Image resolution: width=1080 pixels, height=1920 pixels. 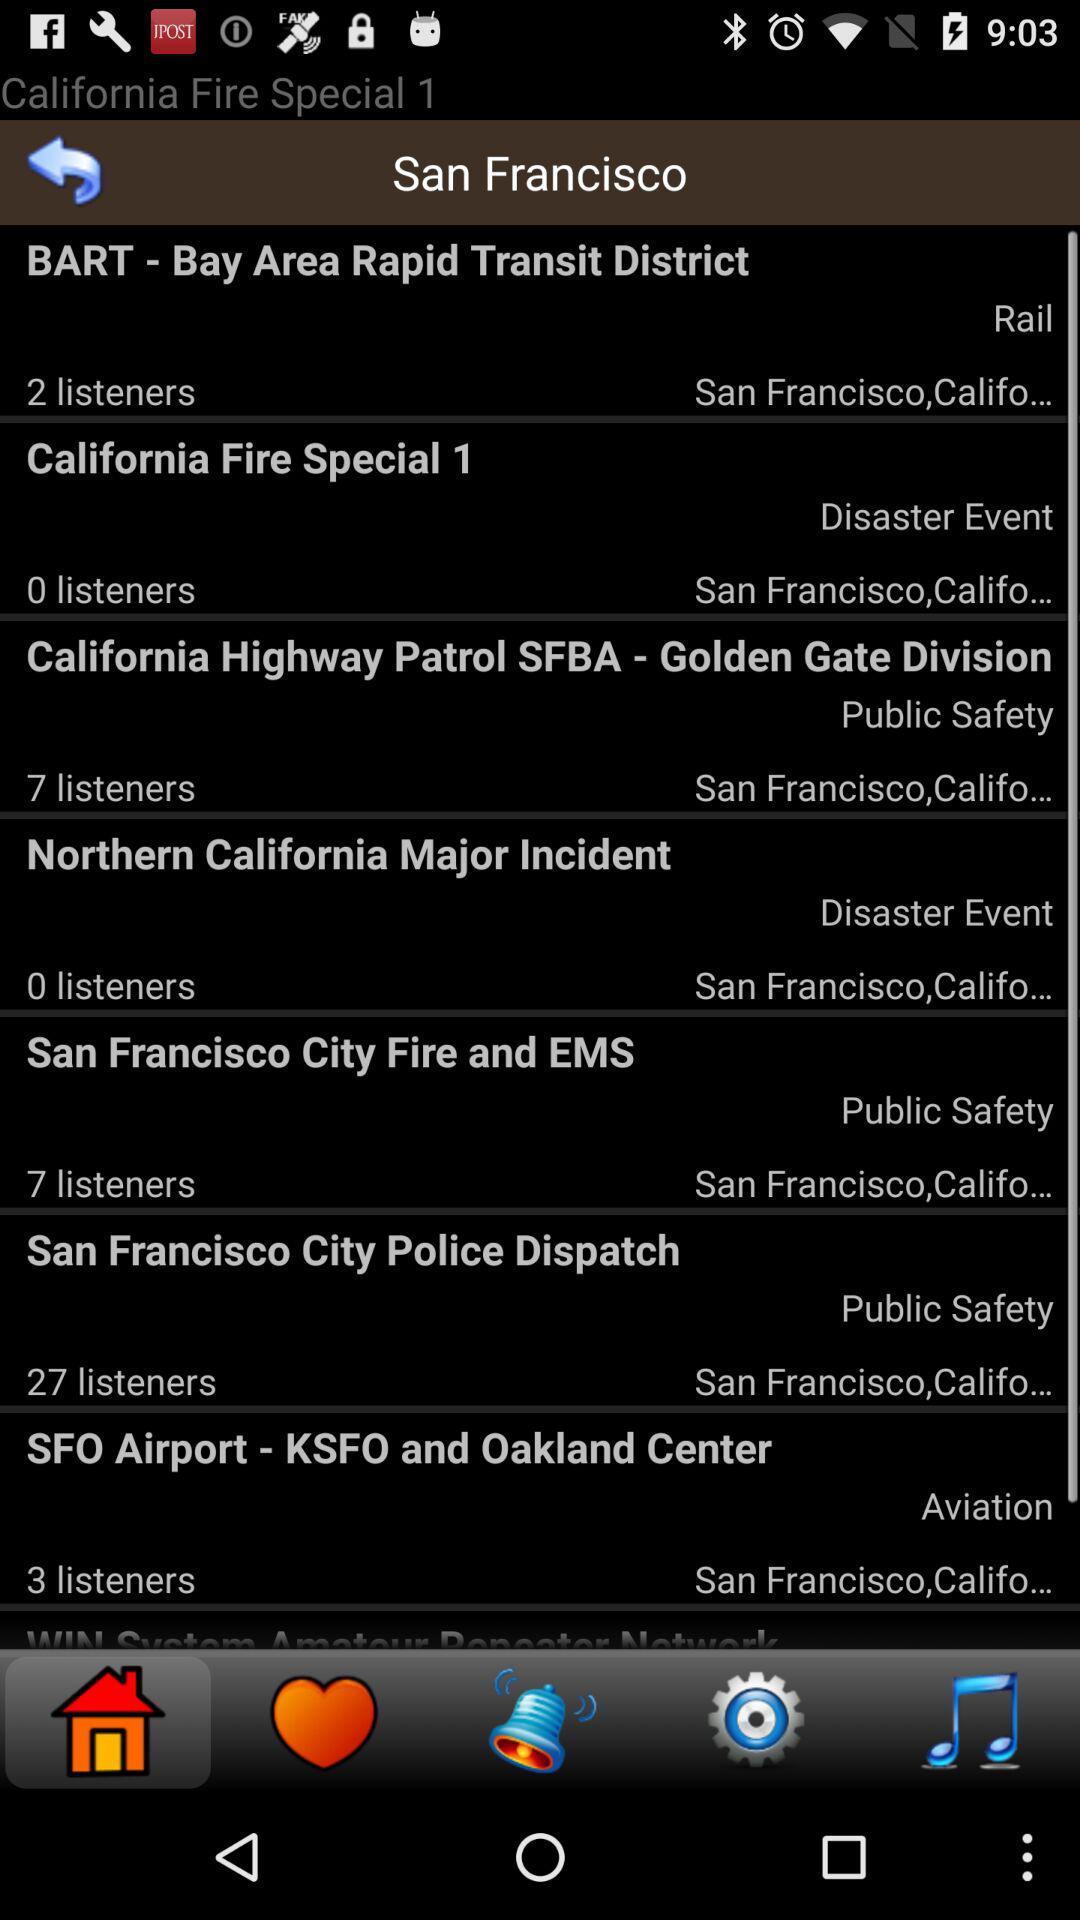 What do you see at coordinates (111, 390) in the screenshot?
I see `the app next to san francisco,california icon` at bounding box center [111, 390].